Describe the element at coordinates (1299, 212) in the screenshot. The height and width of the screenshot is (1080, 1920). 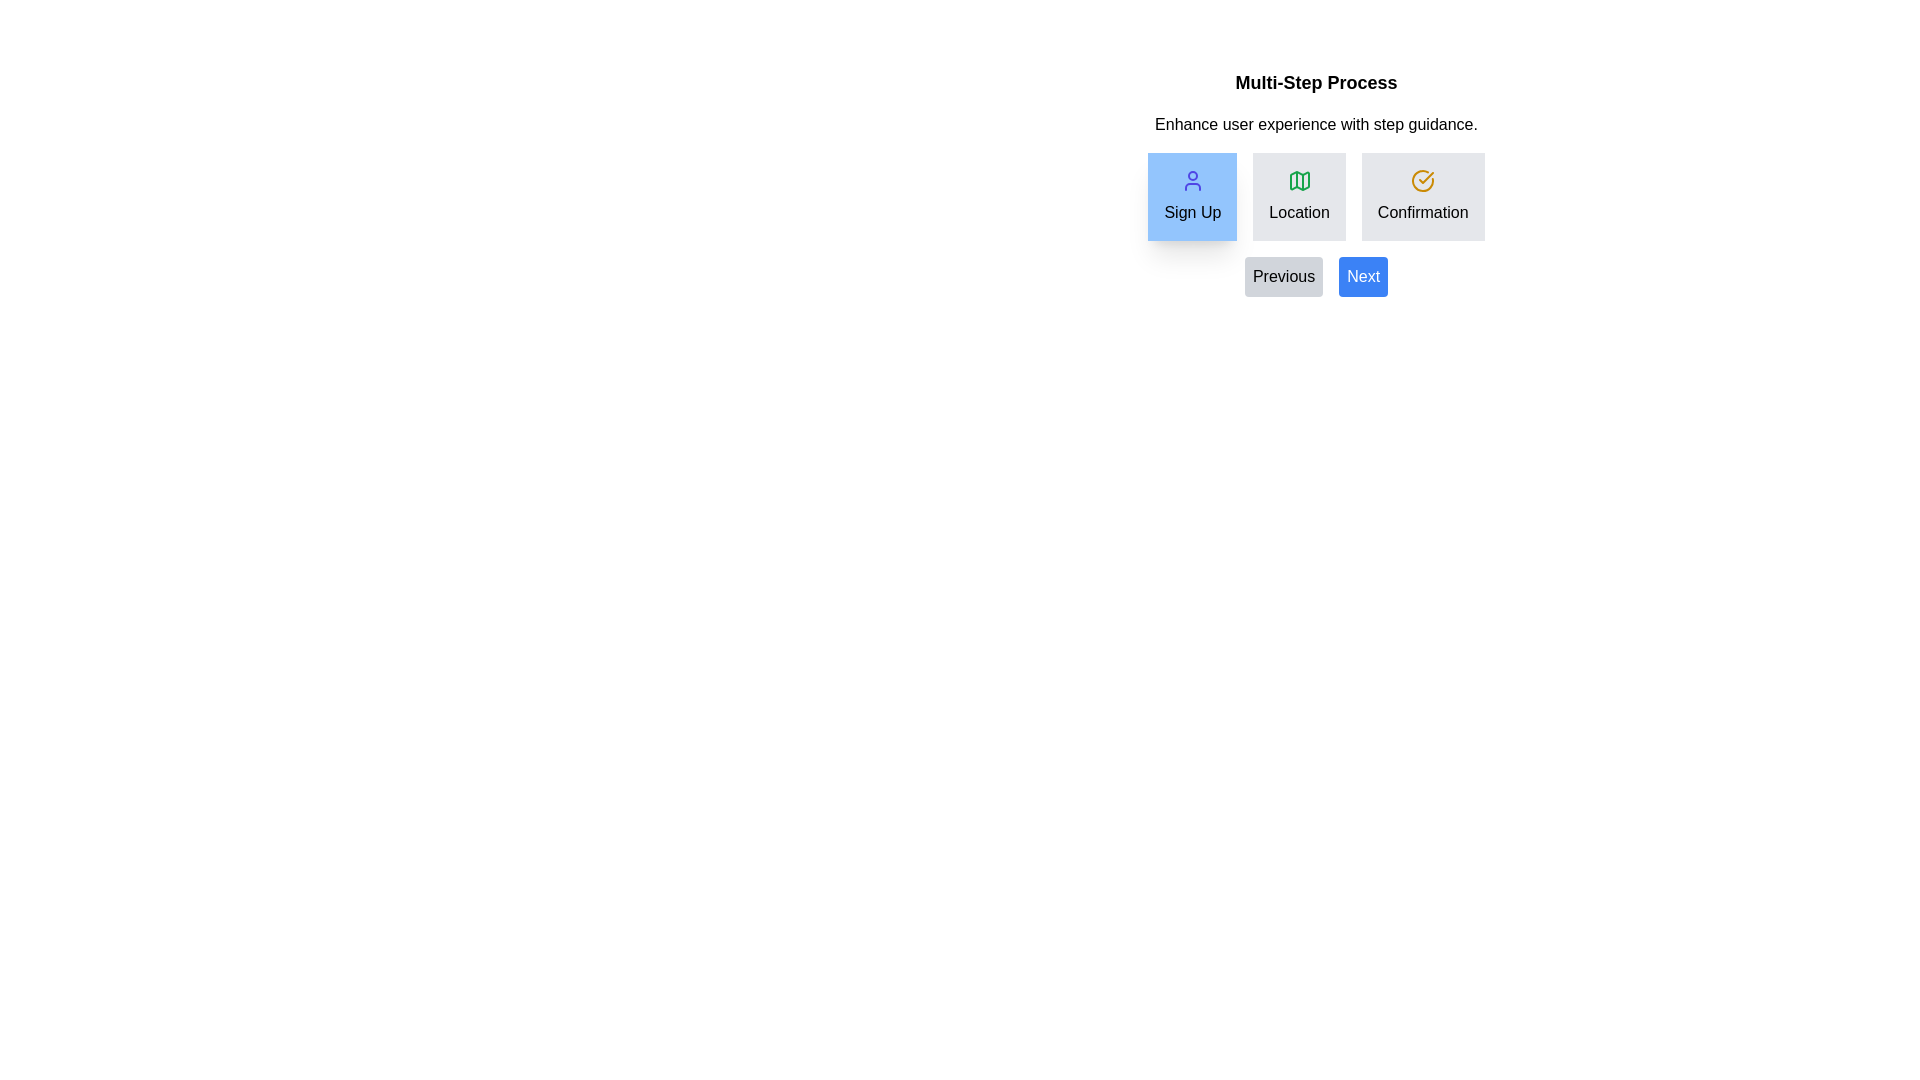
I see `the text label reading 'Location', which is styled with a medium-weight font and positioned below a map marker icon in a light gray rectangular panel` at that location.